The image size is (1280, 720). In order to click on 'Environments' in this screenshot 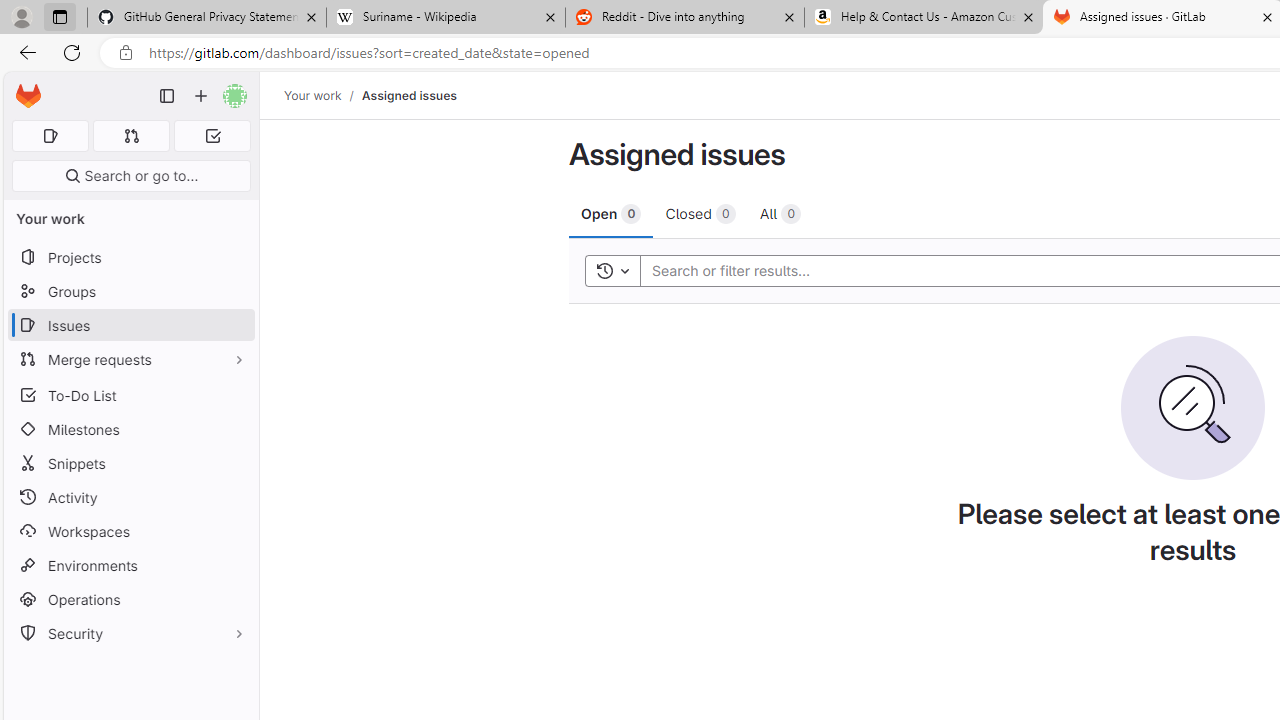, I will do `click(130, 565)`.